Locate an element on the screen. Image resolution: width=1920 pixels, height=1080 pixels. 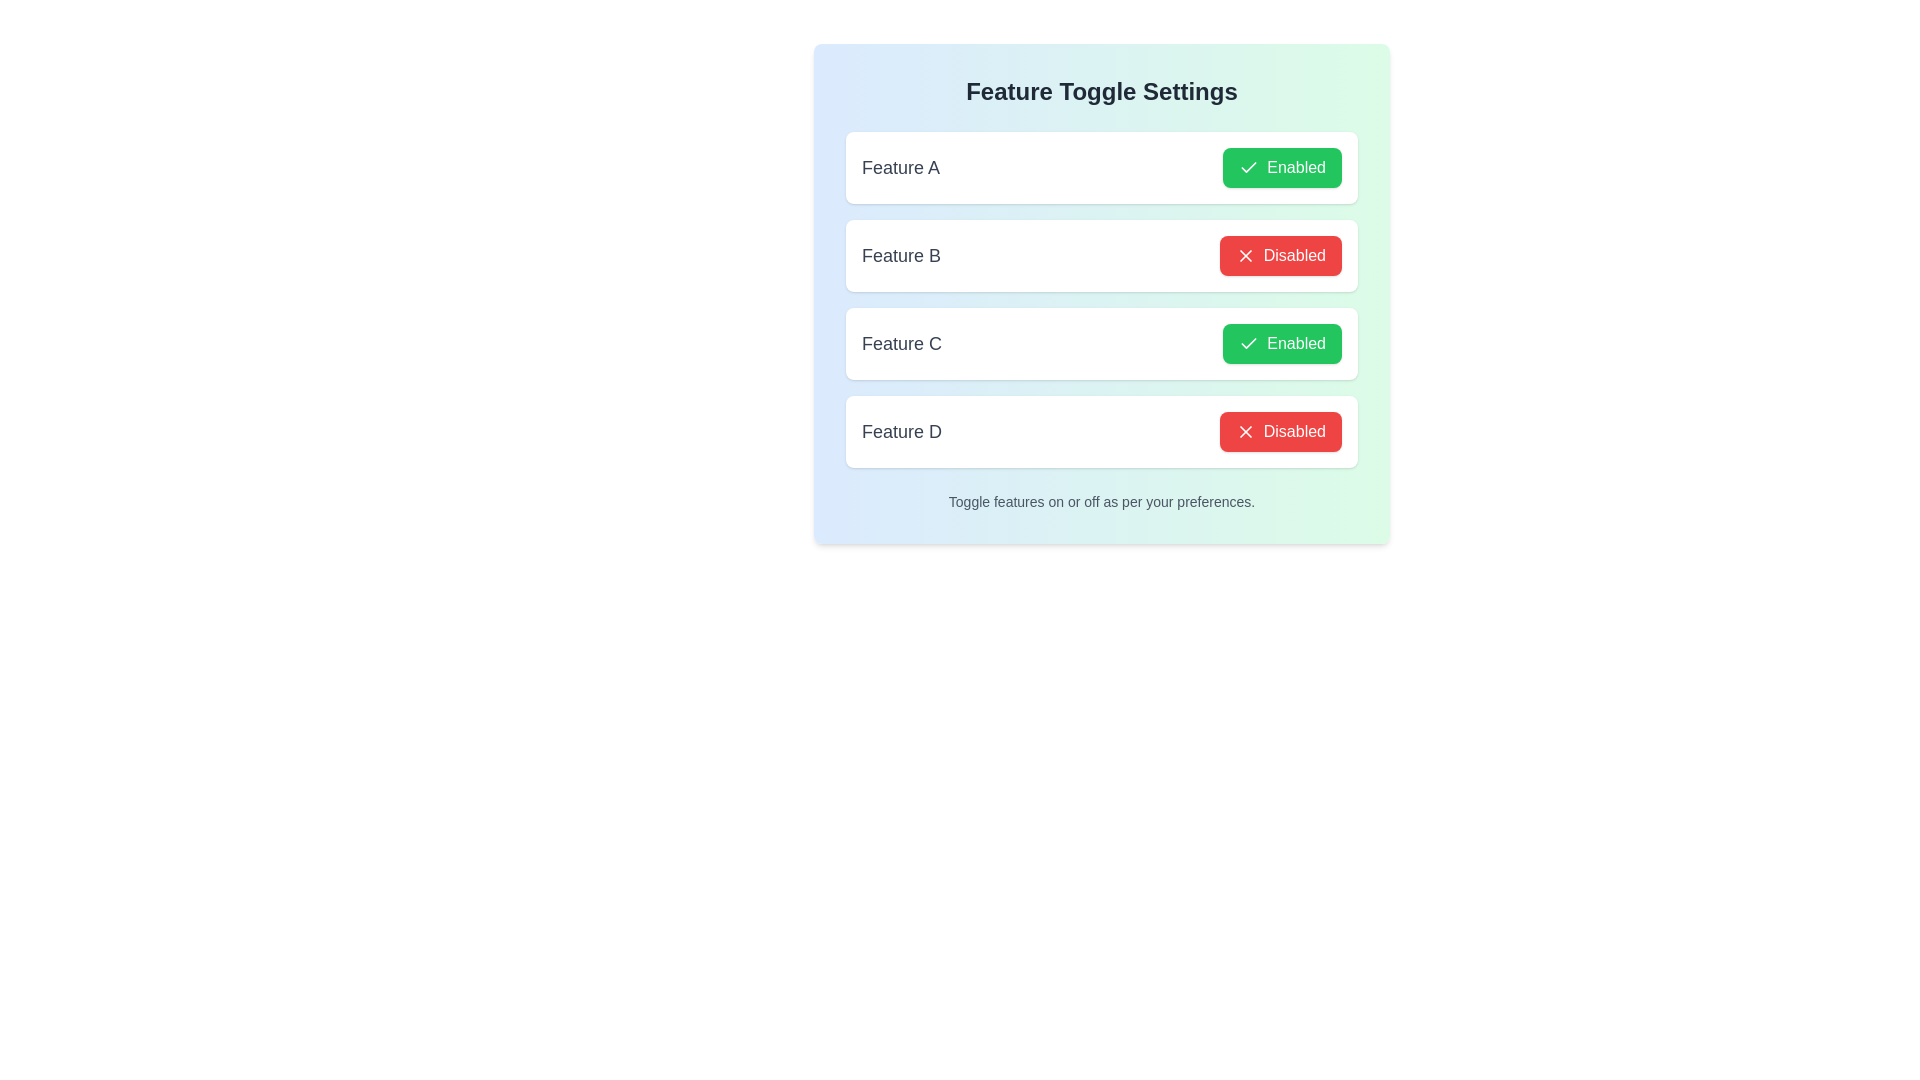
the prominently styled red button labeled 'Disabled' with a cross icon is located at coordinates (1280, 254).